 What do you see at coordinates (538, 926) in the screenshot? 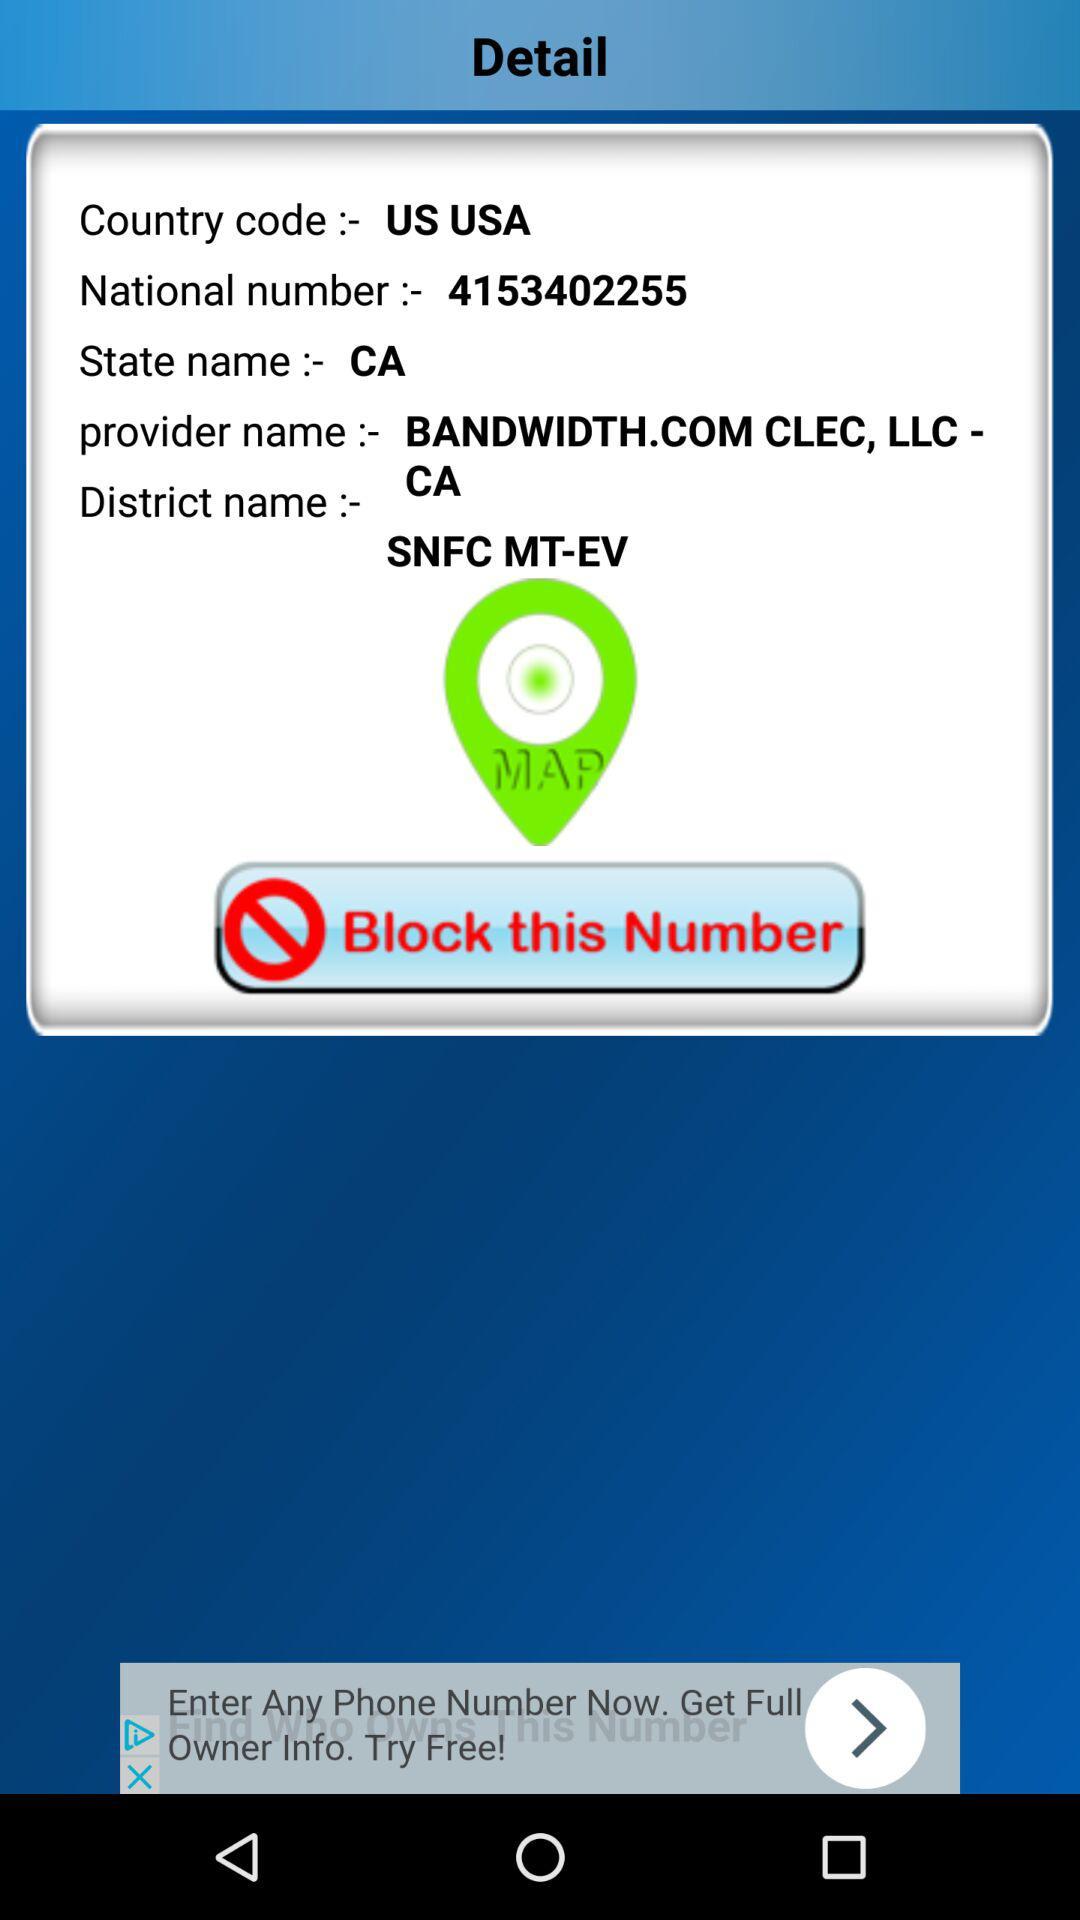
I see `this number` at bounding box center [538, 926].